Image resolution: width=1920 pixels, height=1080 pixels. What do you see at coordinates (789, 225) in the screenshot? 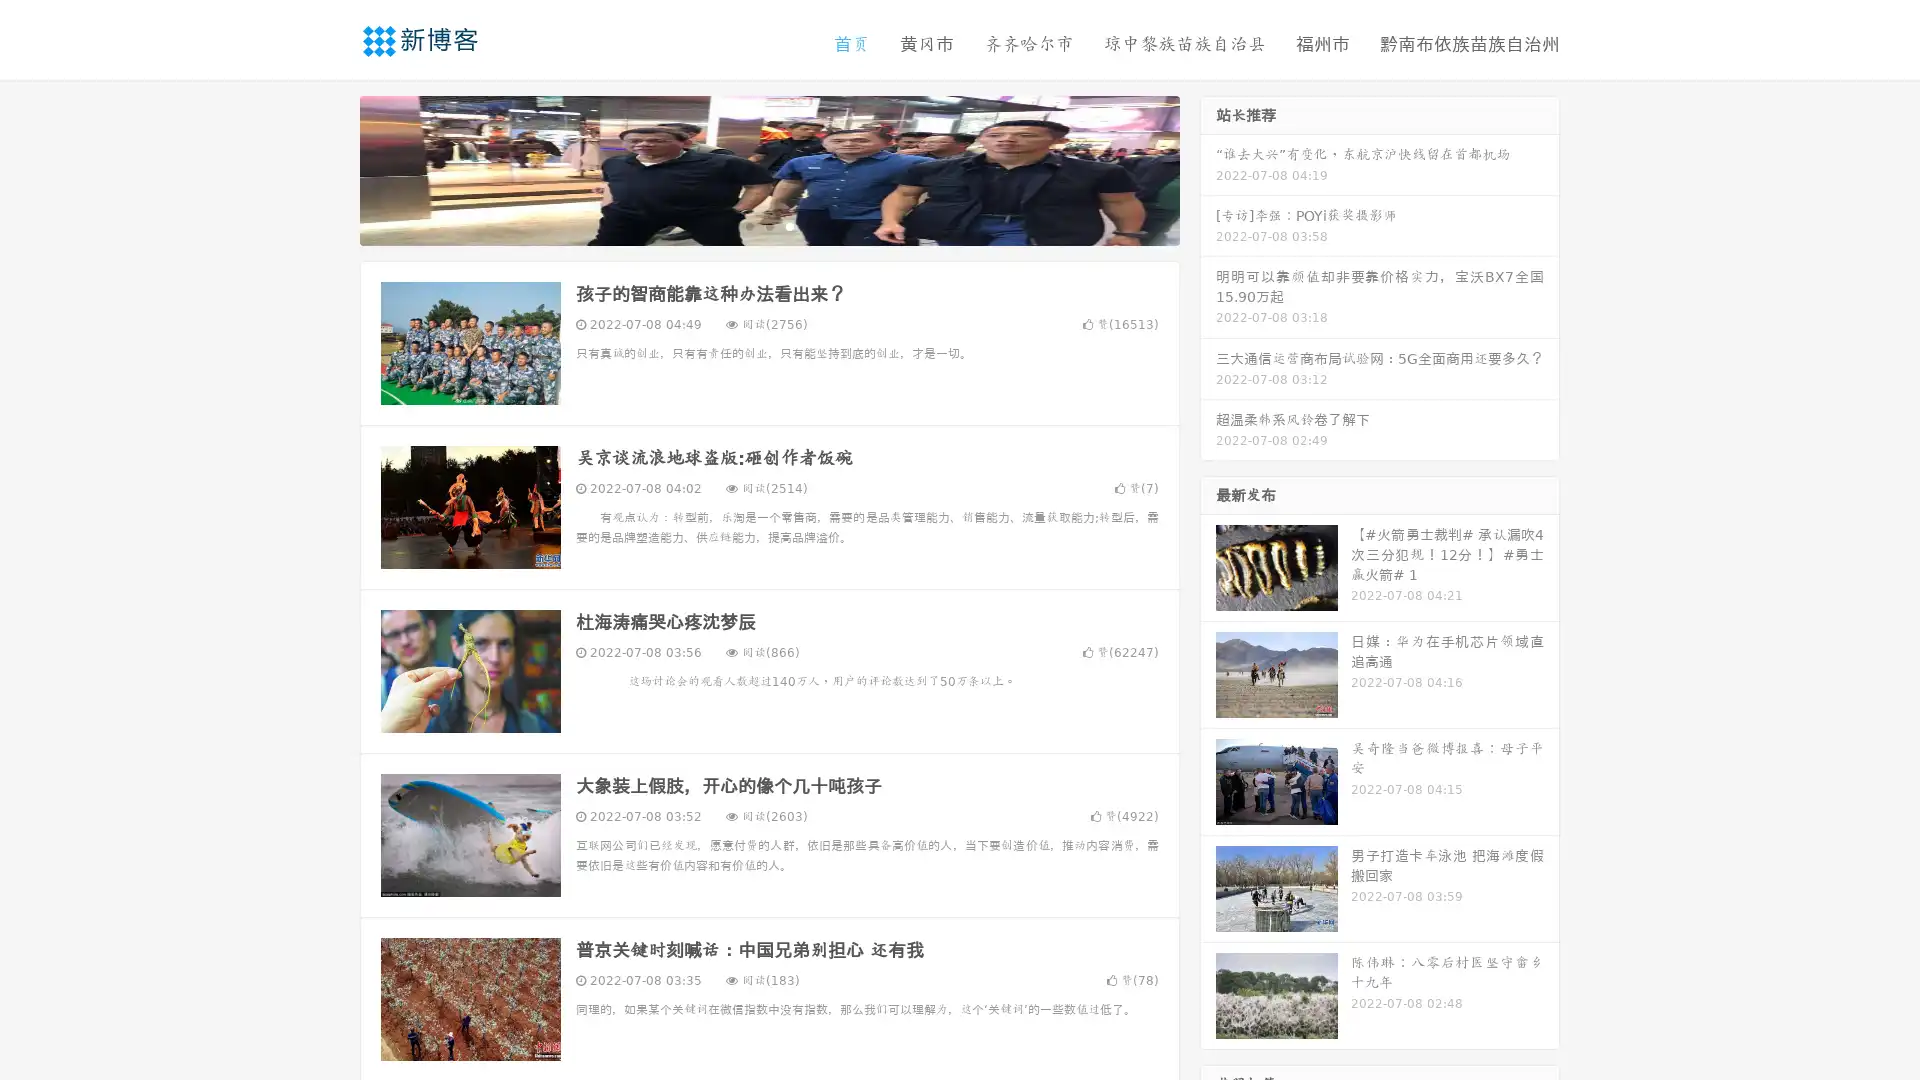
I see `Go to slide 3` at bounding box center [789, 225].